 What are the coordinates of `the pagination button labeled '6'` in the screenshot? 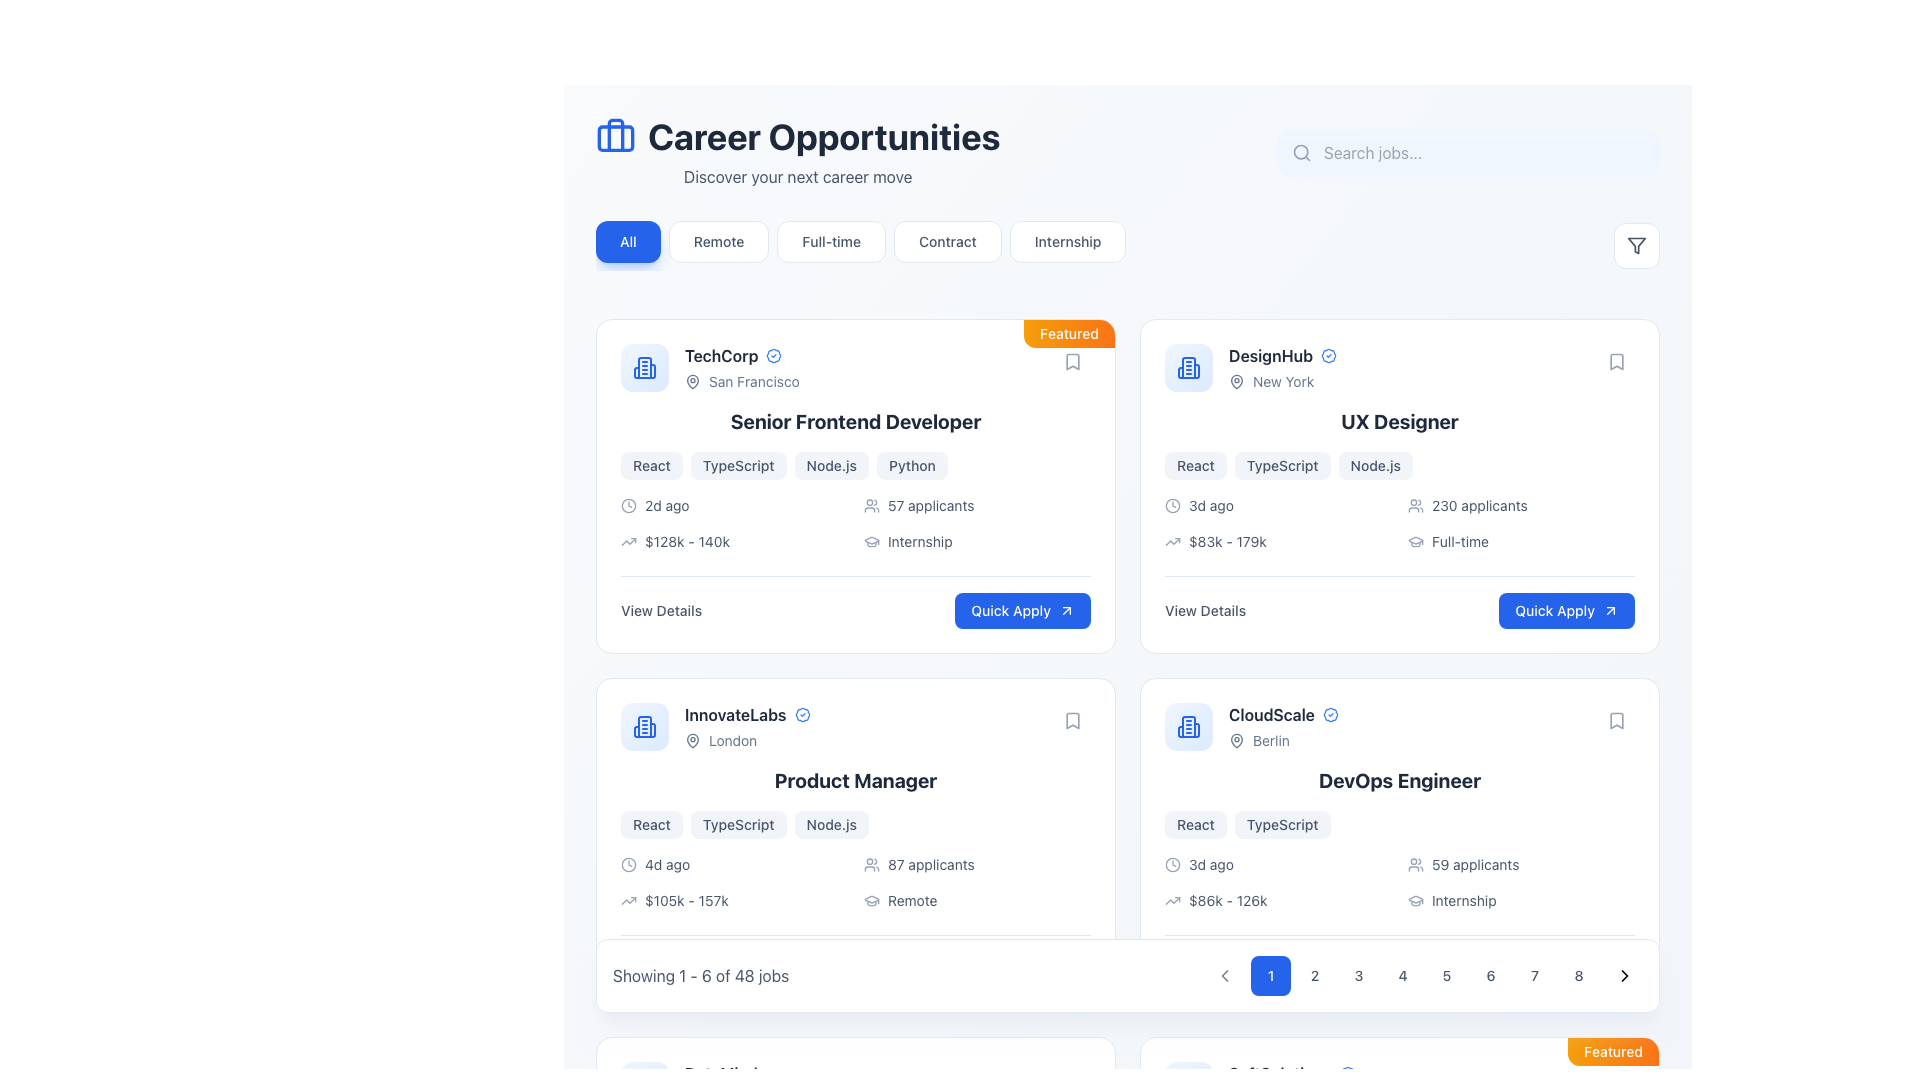 It's located at (1491, 974).